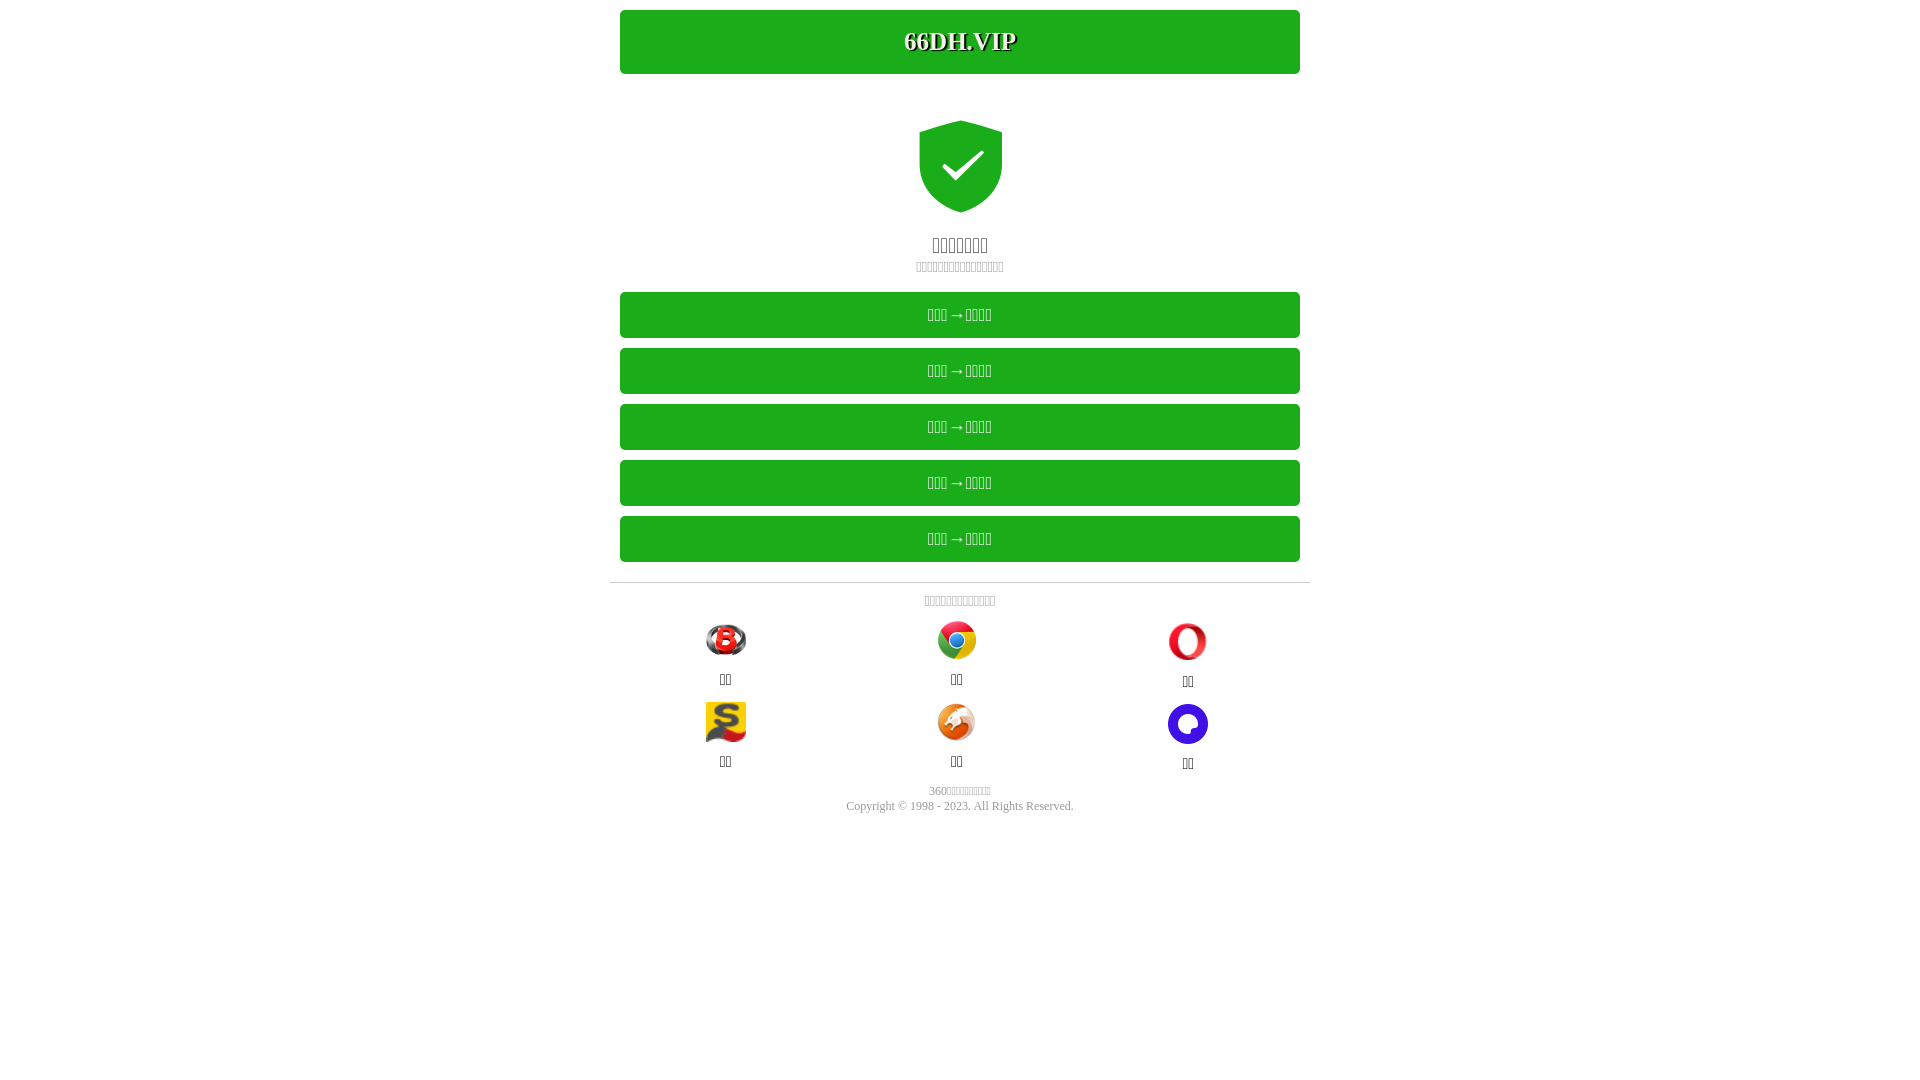 The image size is (1920, 1080). Describe the element at coordinates (960, 42) in the screenshot. I see `'66DH.VIP'` at that location.